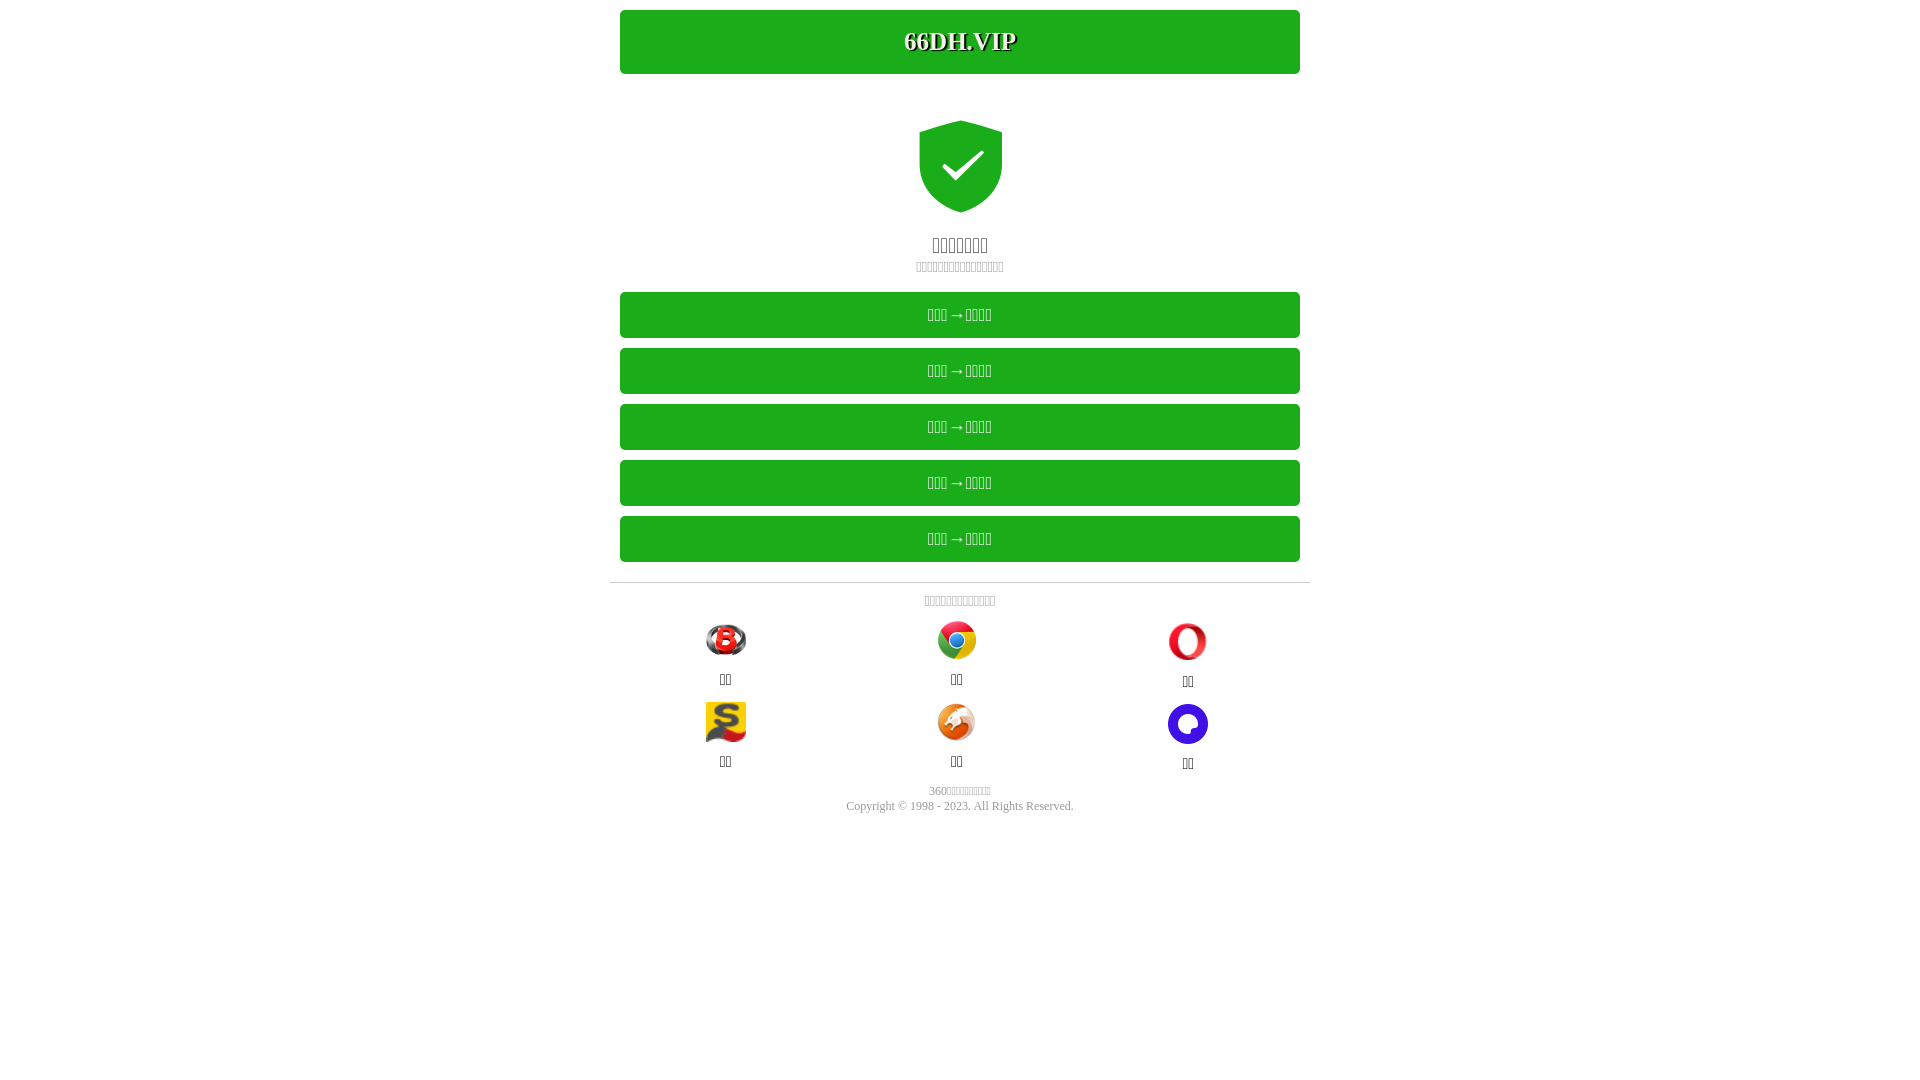 The image size is (1920, 1080). Describe the element at coordinates (960, 42) in the screenshot. I see `'66DH.VIP'` at that location.